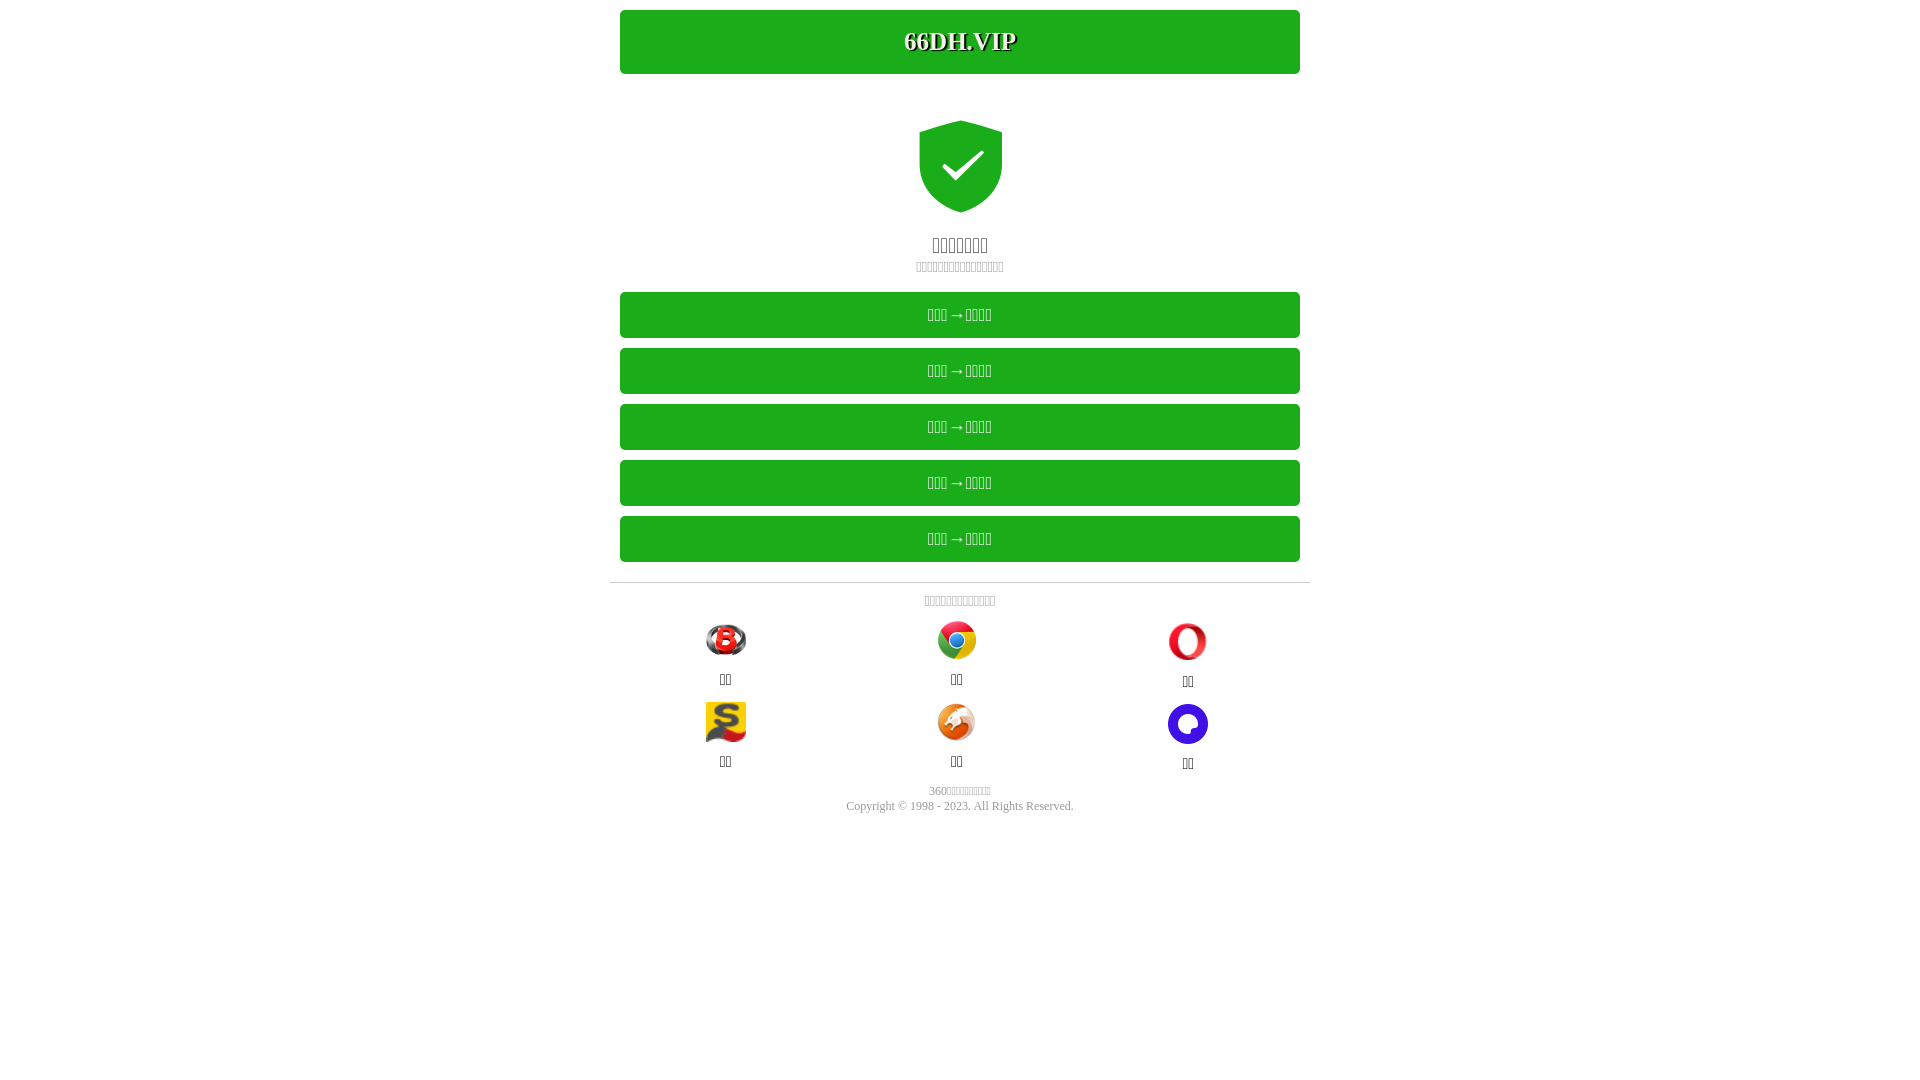 The image size is (1920, 1080). Describe the element at coordinates (960, 42) in the screenshot. I see `'66DH.VIP'` at that location.